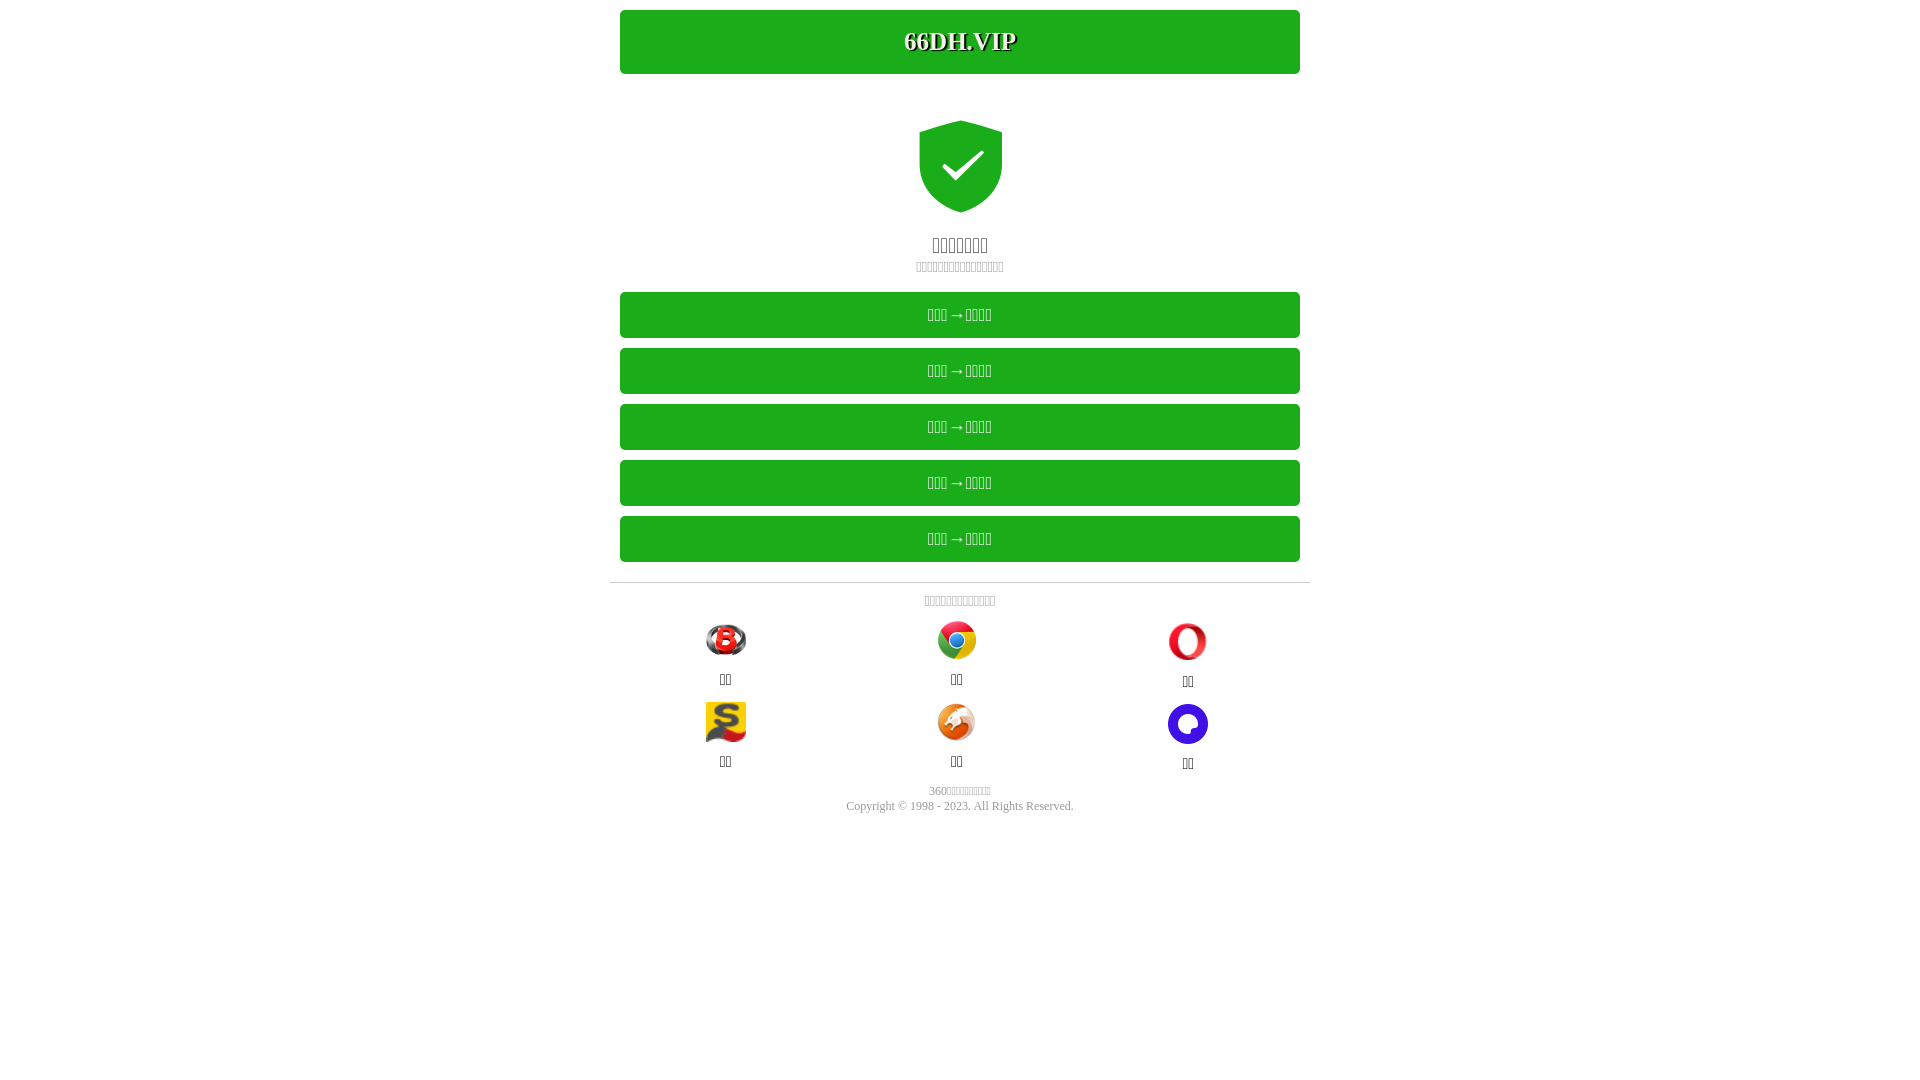 The image size is (1920, 1080). Describe the element at coordinates (960, 42) in the screenshot. I see `'66DH.VIP'` at that location.